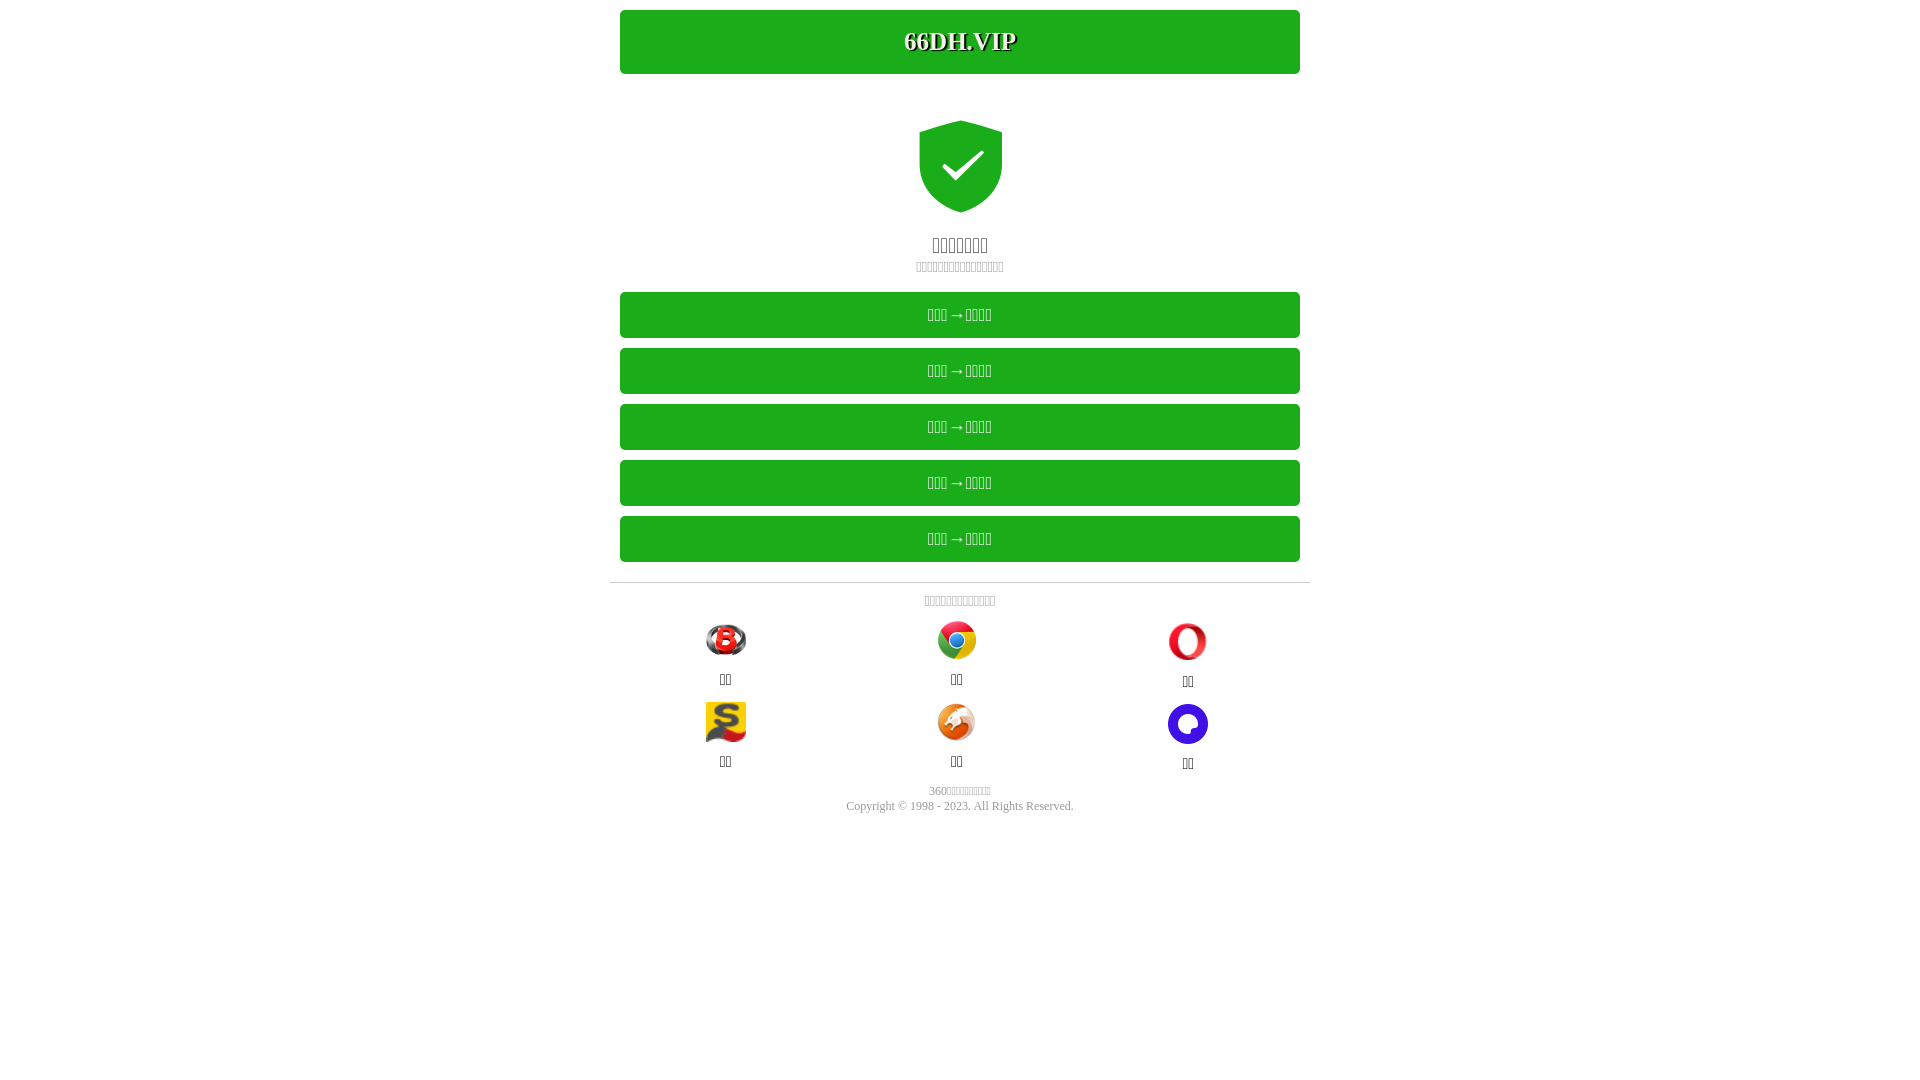 The image size is (1920, 1080). Describe the element at coordinates (960, 42) in the screenshot. I see `'66DH.VIP'` at that location.